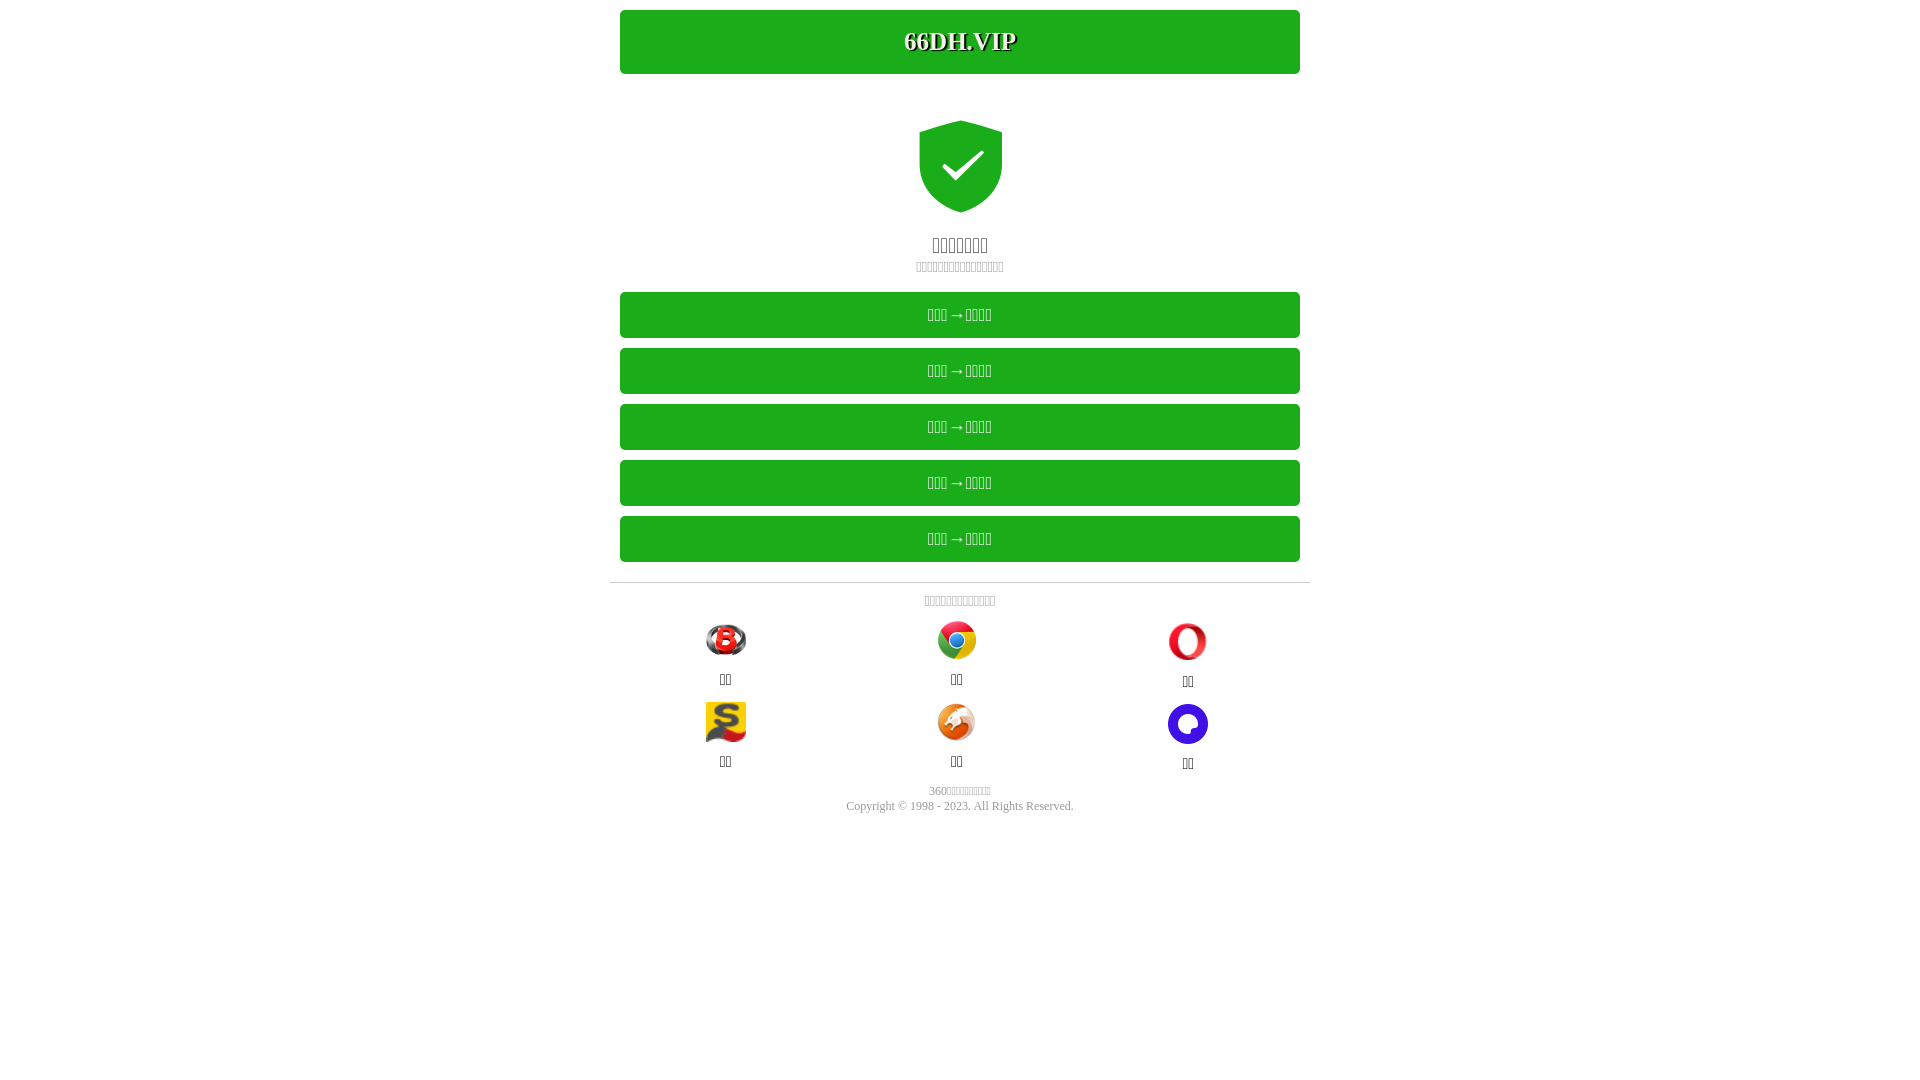 The image size is (1920, 1080). Describe the element at coordinates (960, 42) in the screenshot. I see `'66DH.VIP'` at that location.